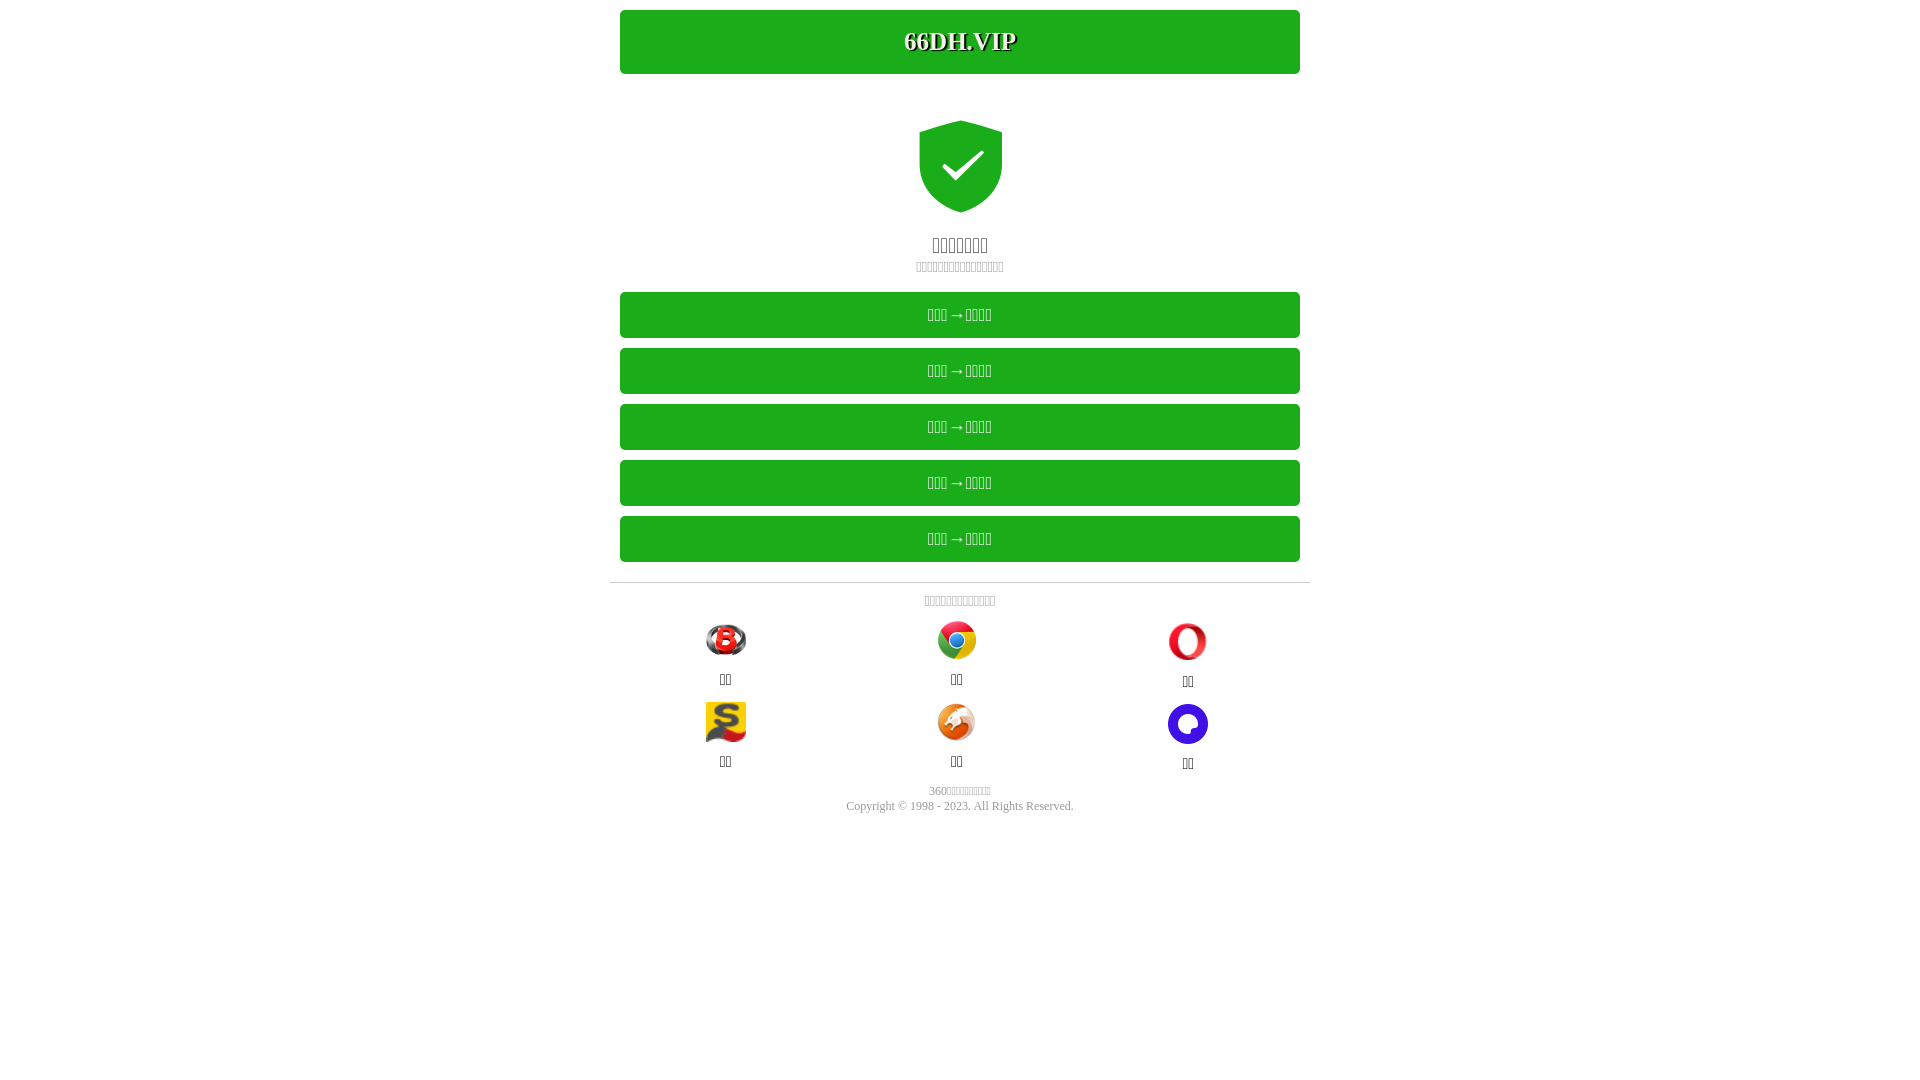 The image size is (1920, 1080). Describe the element at coordinates (960, 42) in the screenshot. I see `'66DH.VIP'` at that location.